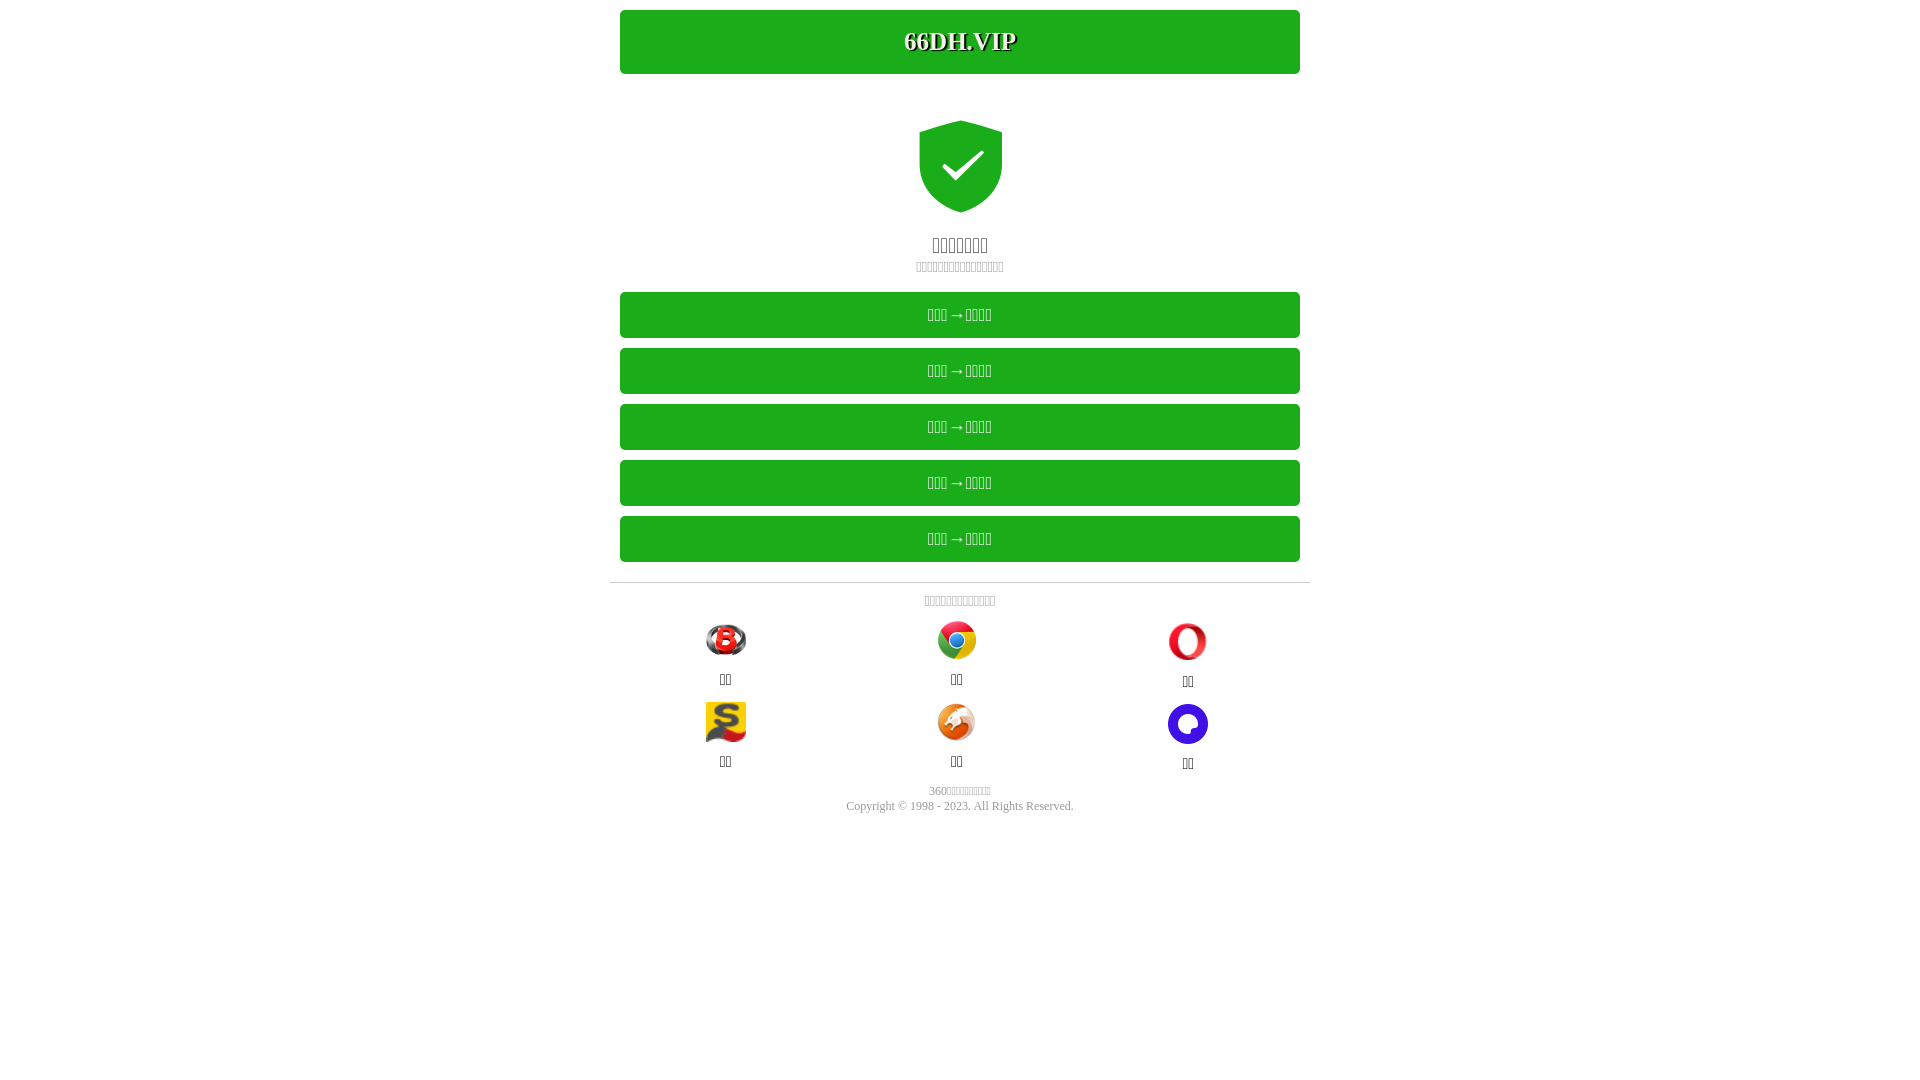 The image size is (1920, 1080). Describe the element at coordinates (960, 42) in the screenshot. I see `'66DH.VIP'` at that location.